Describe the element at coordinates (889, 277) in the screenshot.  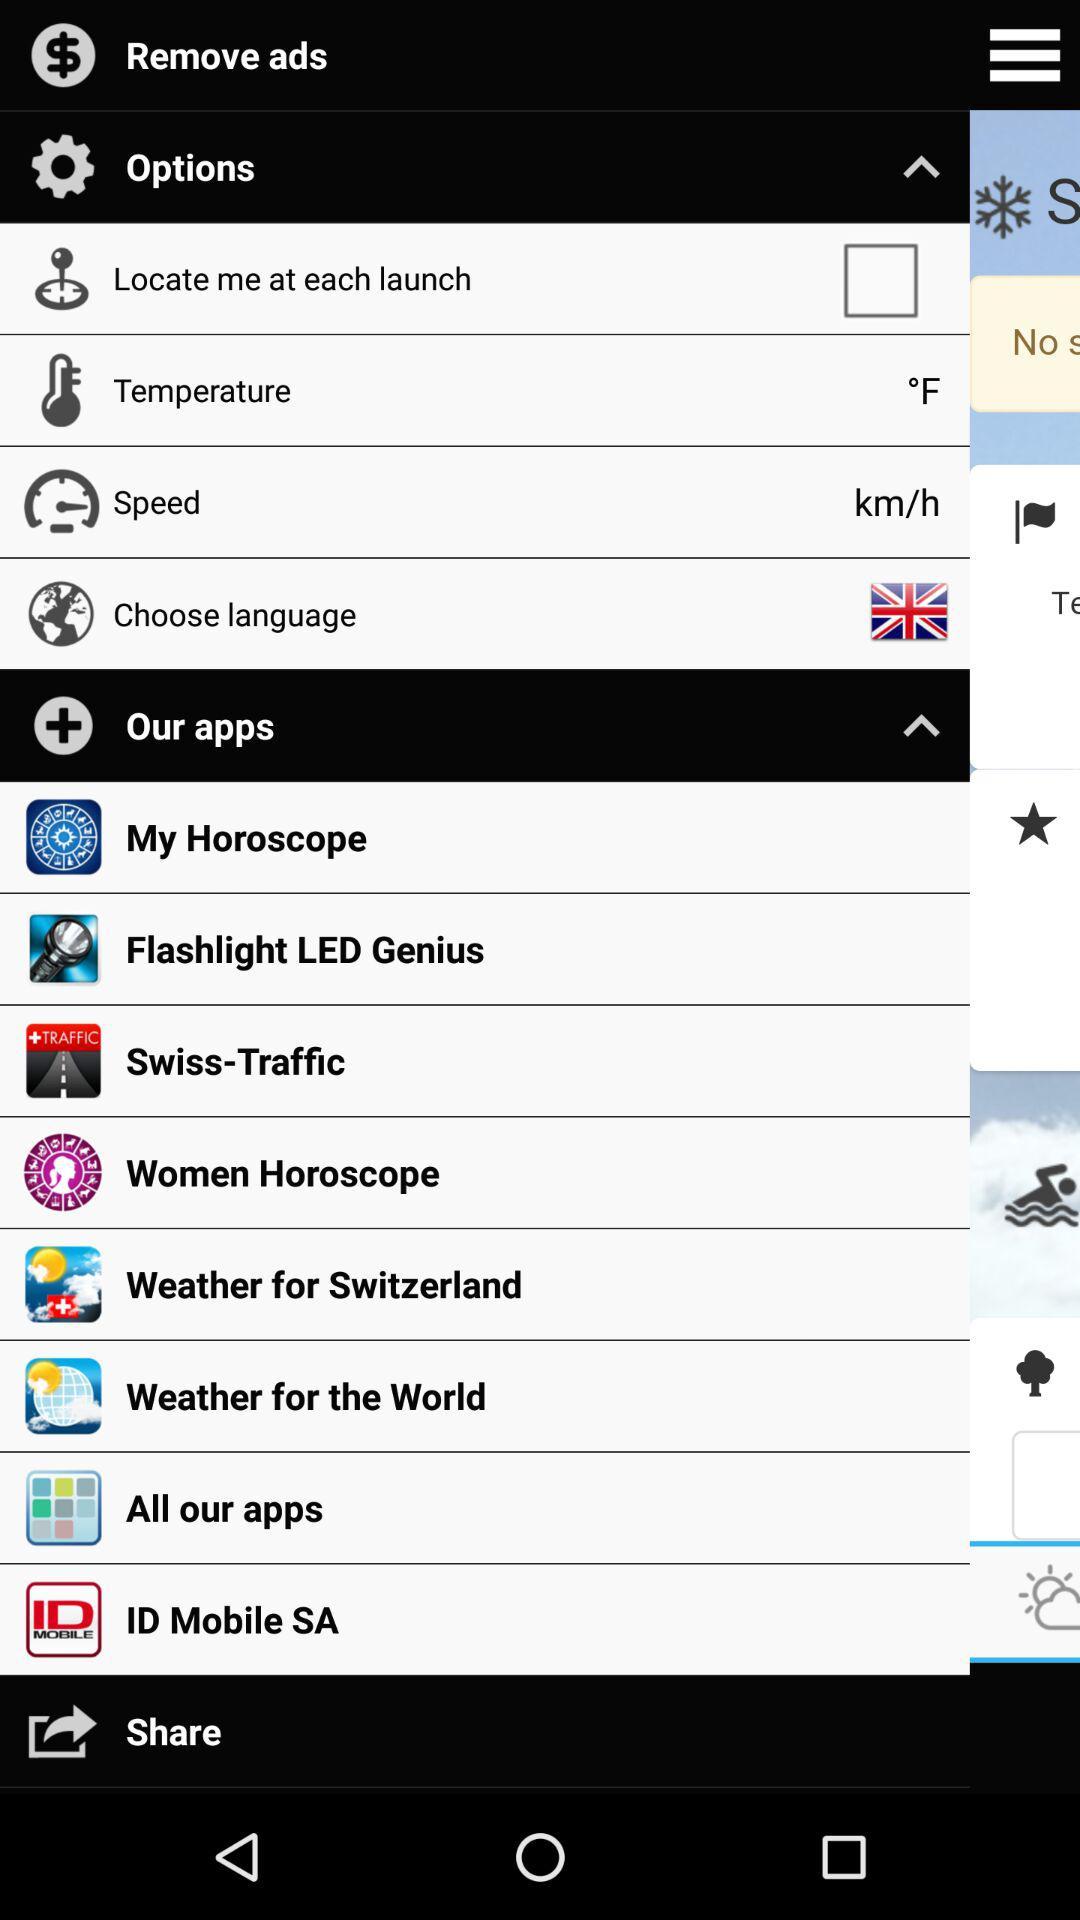
I see `selection box` at that location.